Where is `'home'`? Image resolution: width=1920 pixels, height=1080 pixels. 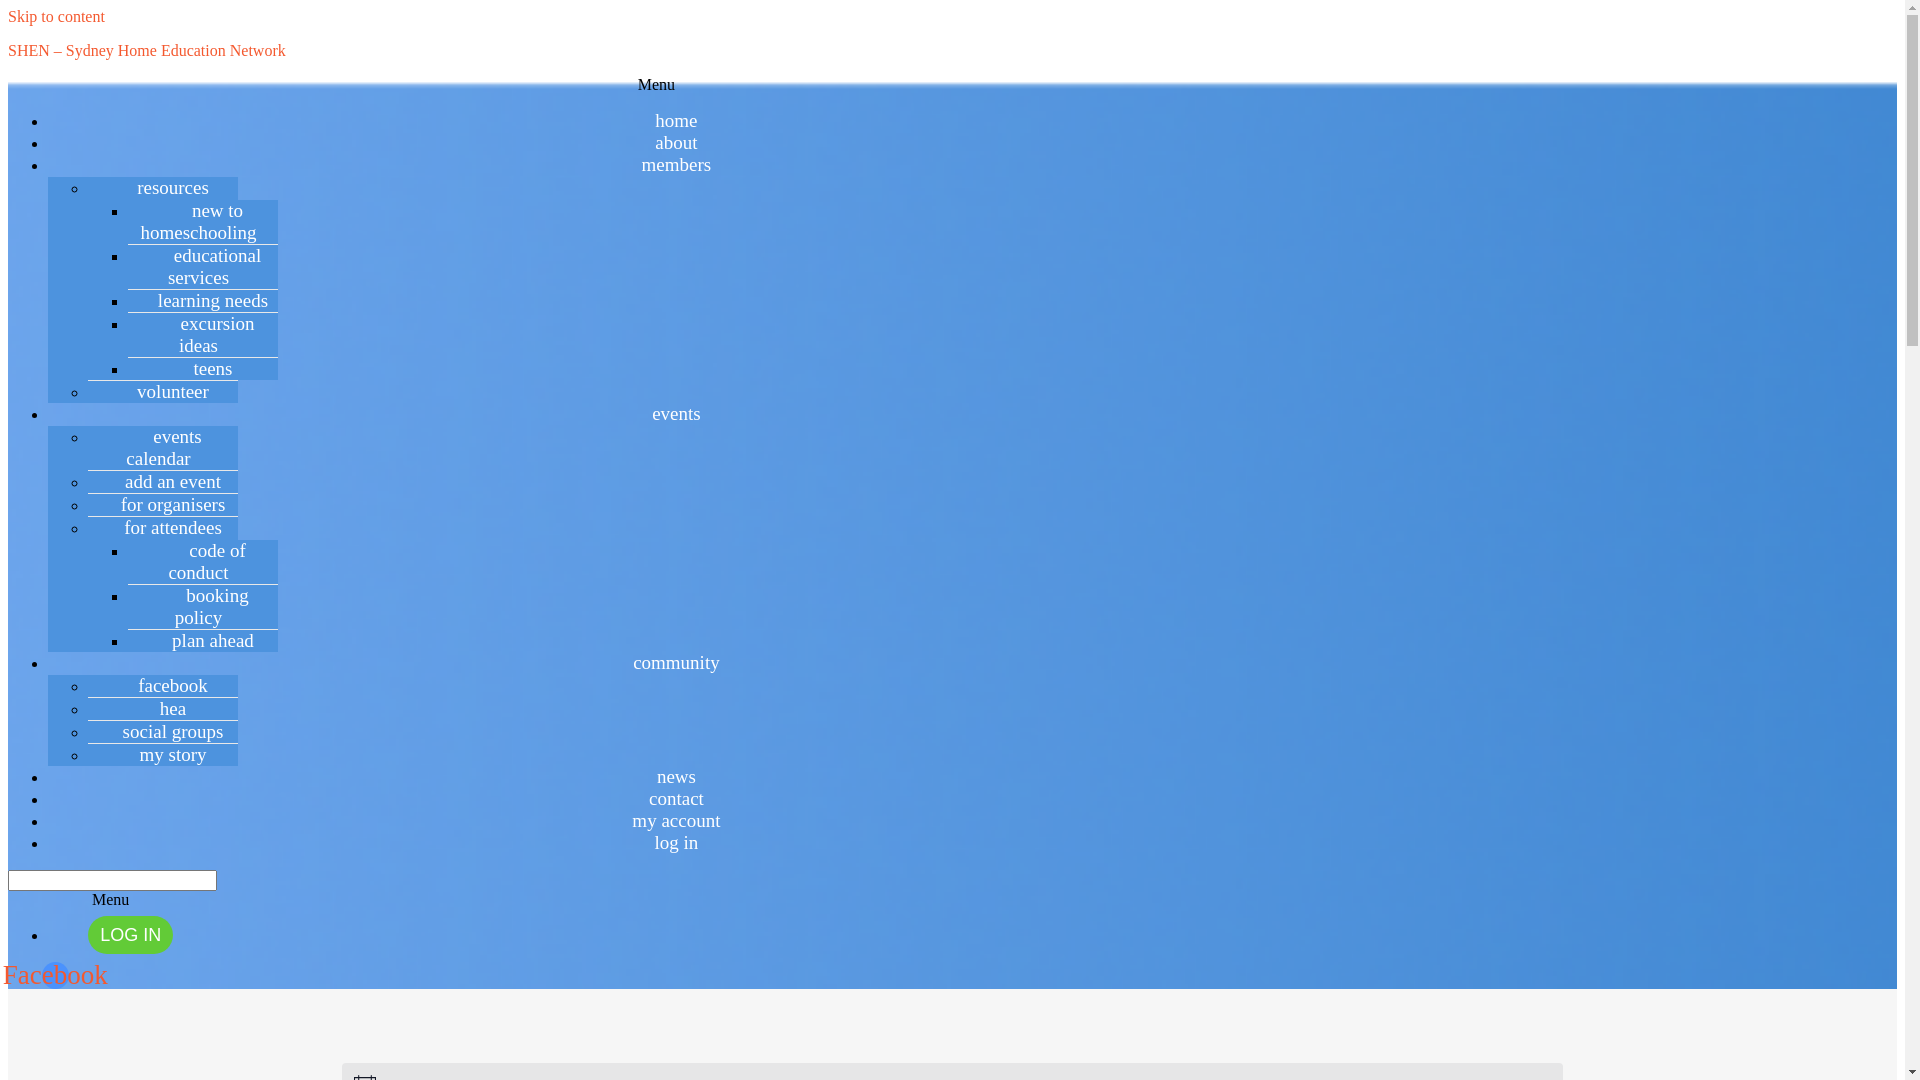 'home' is located at coordinates (676, 120).